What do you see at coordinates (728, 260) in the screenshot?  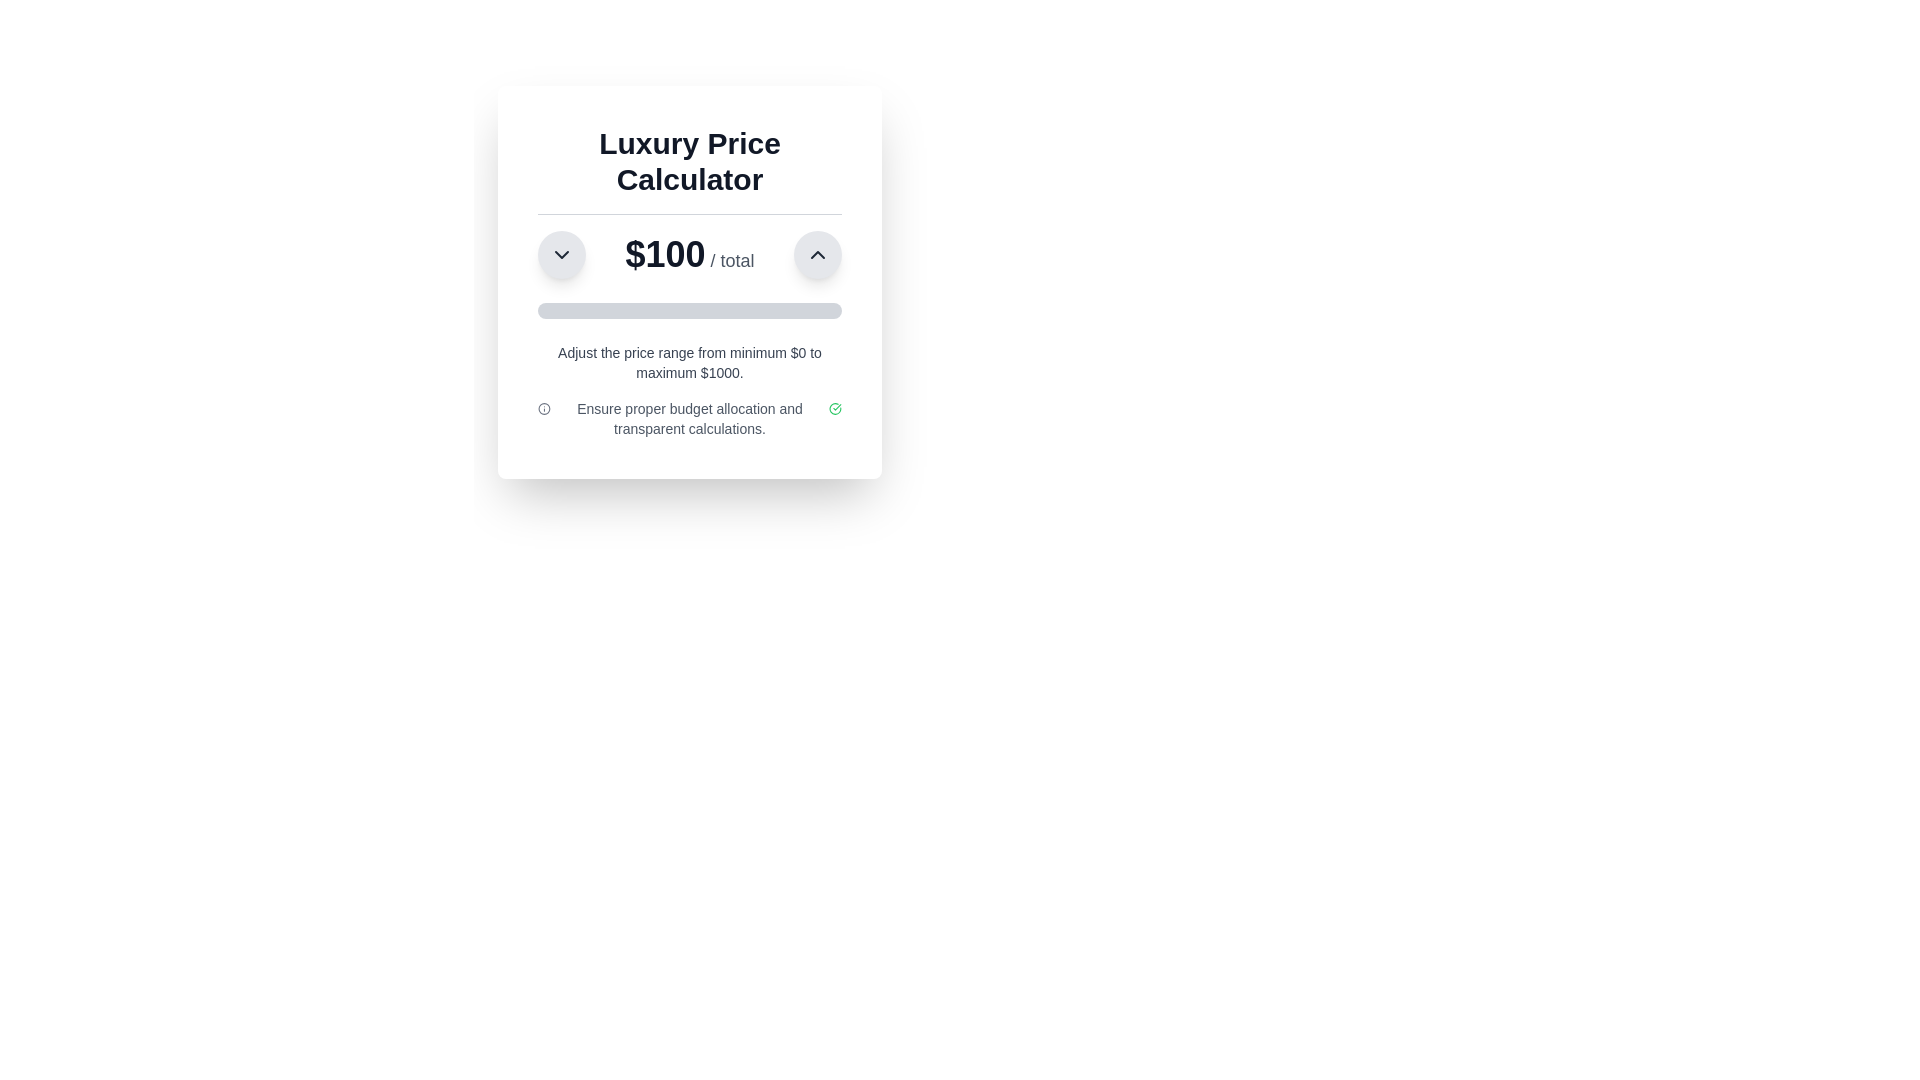 I see `the non-interactive text label that provides secondary descriptive information for the primary value '$100', located to the right side of the '$100' text within the lower section of a larger bolded text block` at bounding box center [728, 260].